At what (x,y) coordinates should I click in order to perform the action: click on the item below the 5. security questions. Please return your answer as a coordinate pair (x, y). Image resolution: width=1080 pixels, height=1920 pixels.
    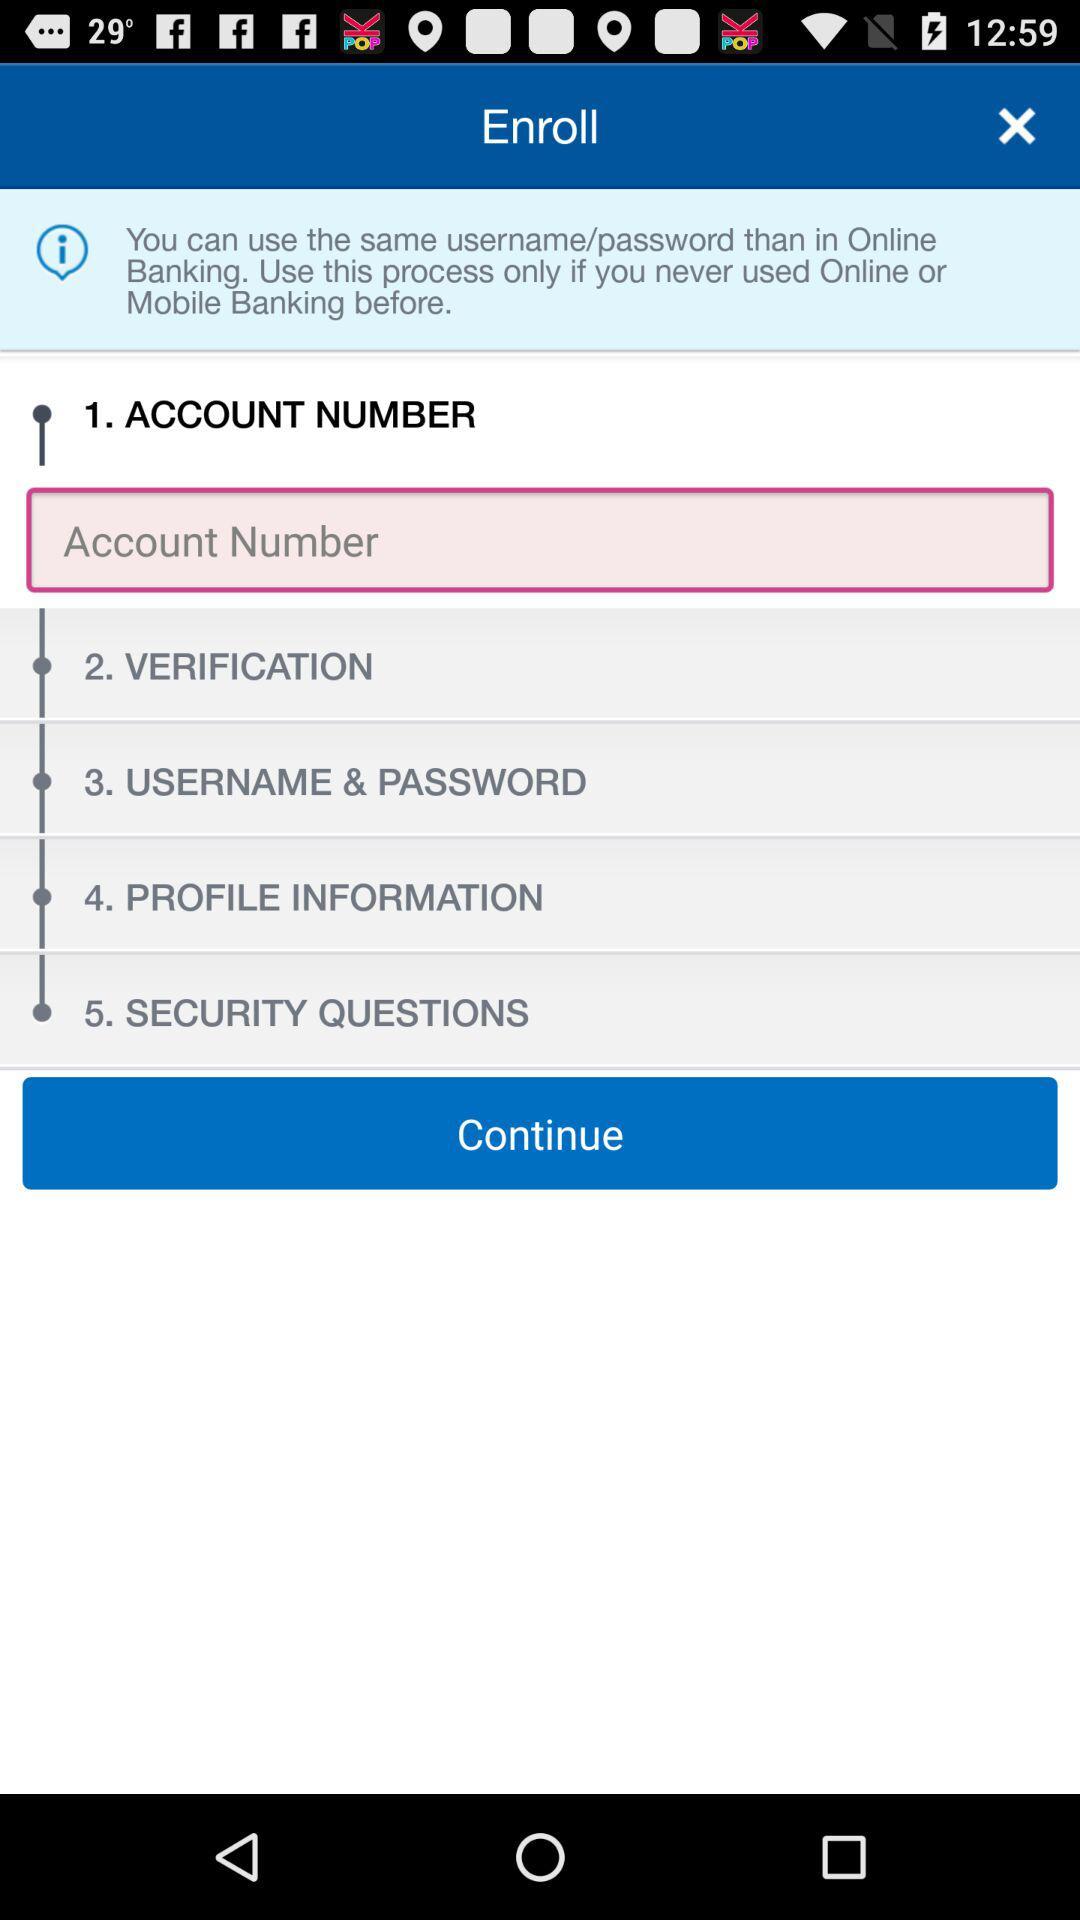
    Looking at the image, I should click on (540, 1133).